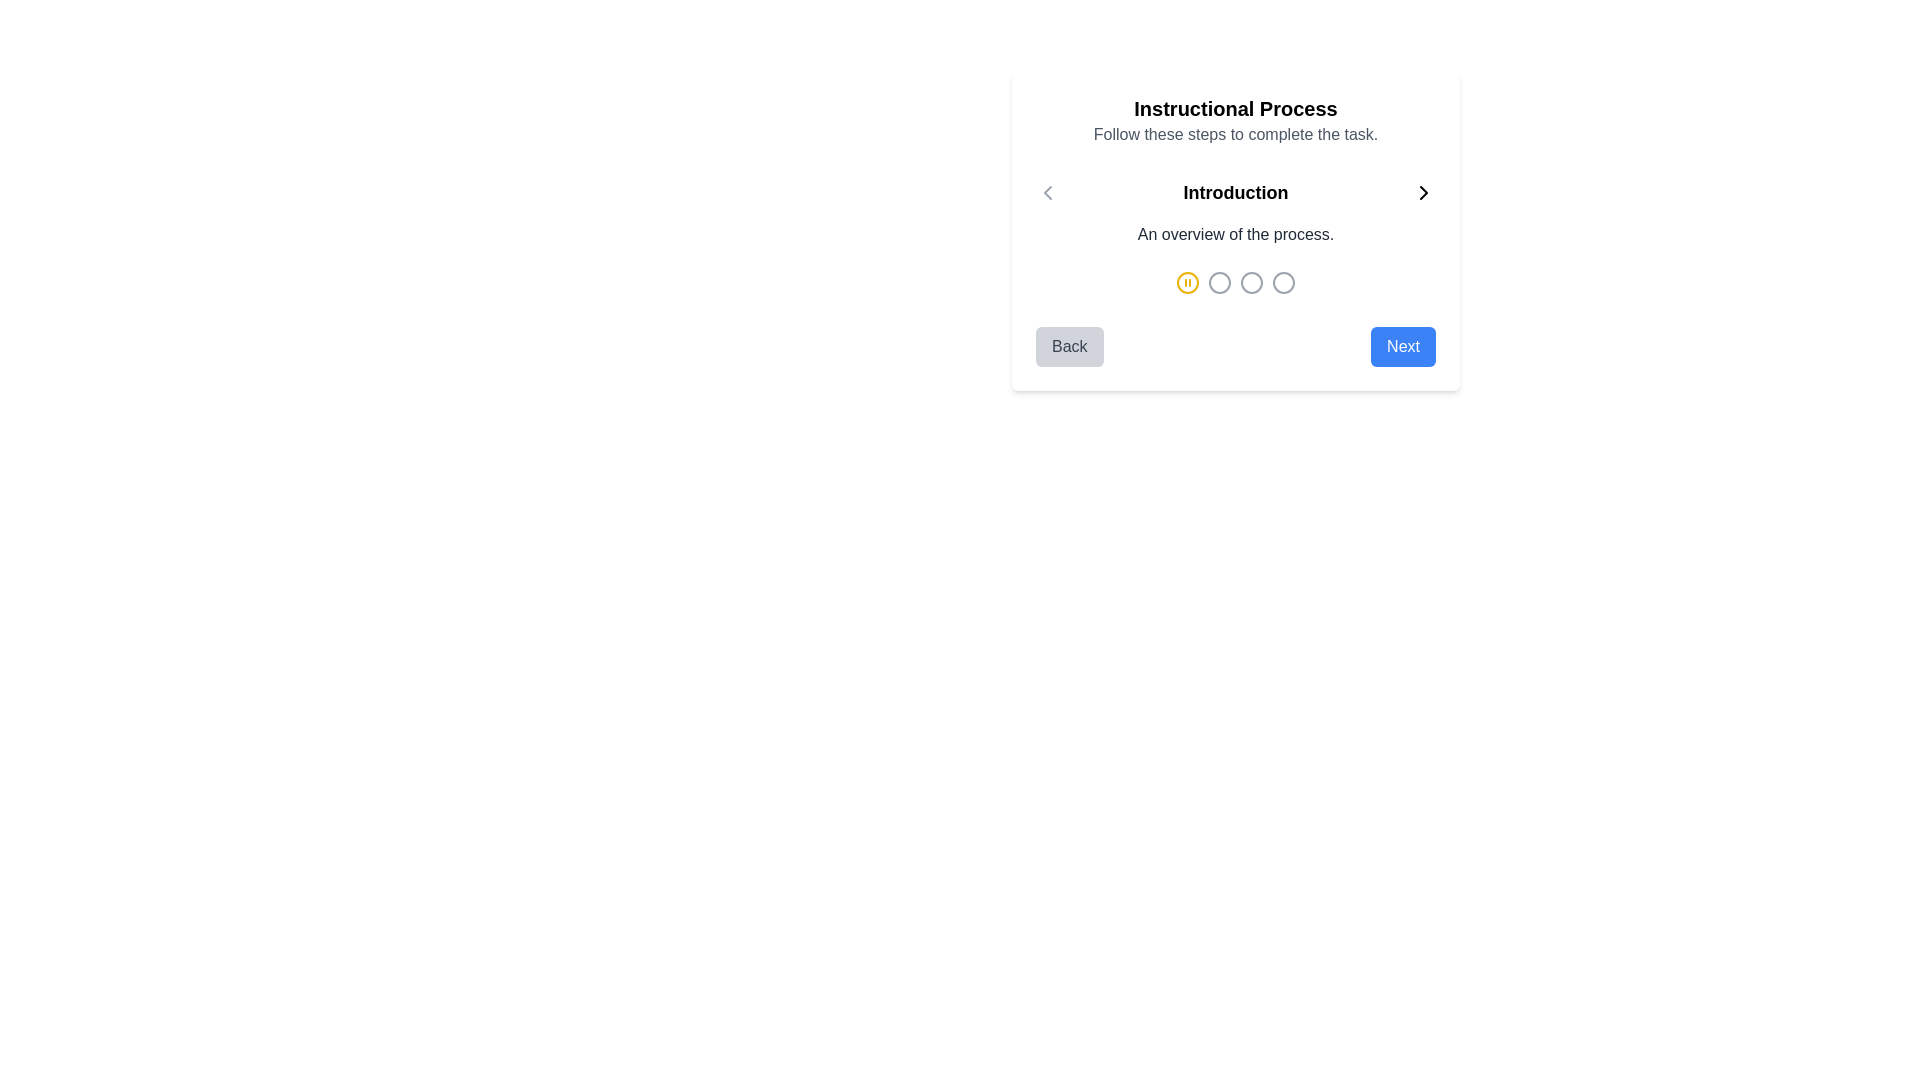 This screenshot has height=1080, width=1920. I want to click on the chevron icon located at the far right of the row, so click(1046, 192).